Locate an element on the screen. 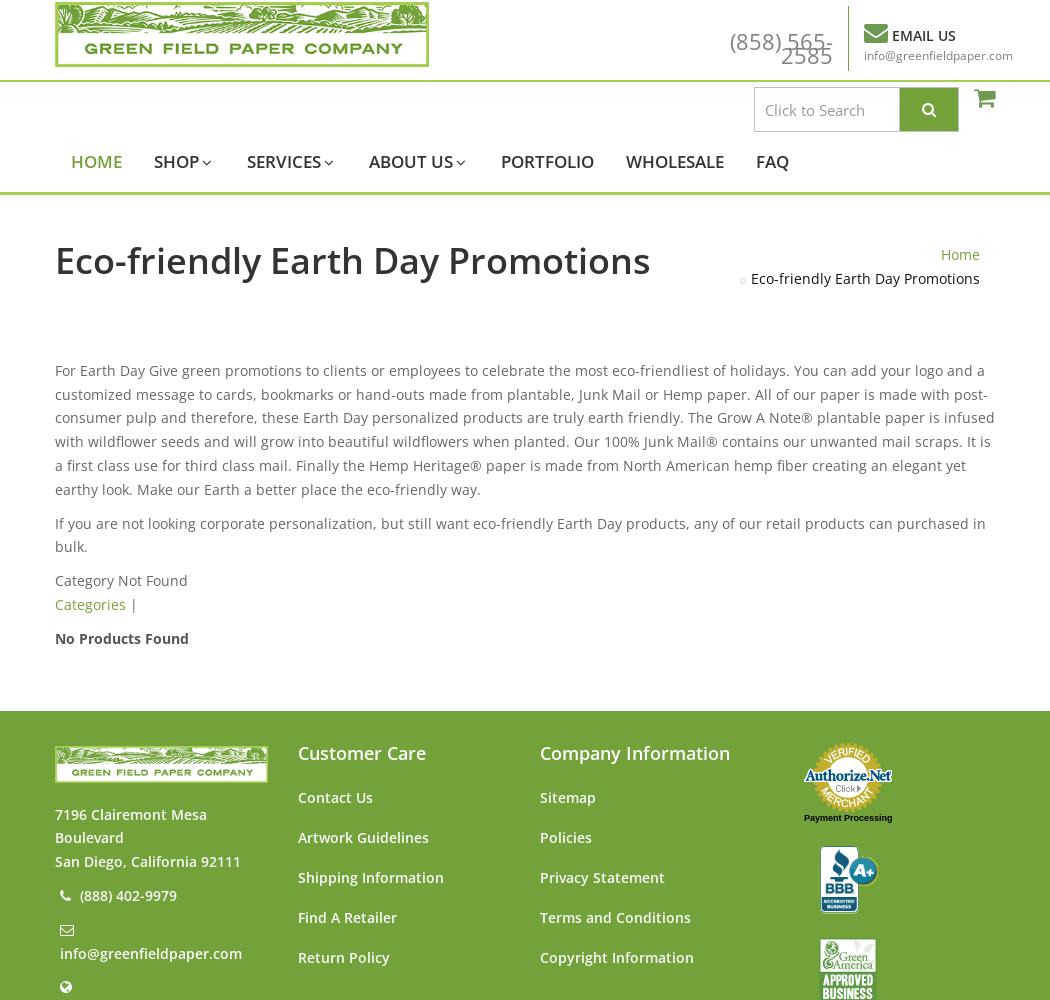 Image resolution: width=1050 pixels, height=1000 pixels. 'Shop' is located at coordinates (154, 161).